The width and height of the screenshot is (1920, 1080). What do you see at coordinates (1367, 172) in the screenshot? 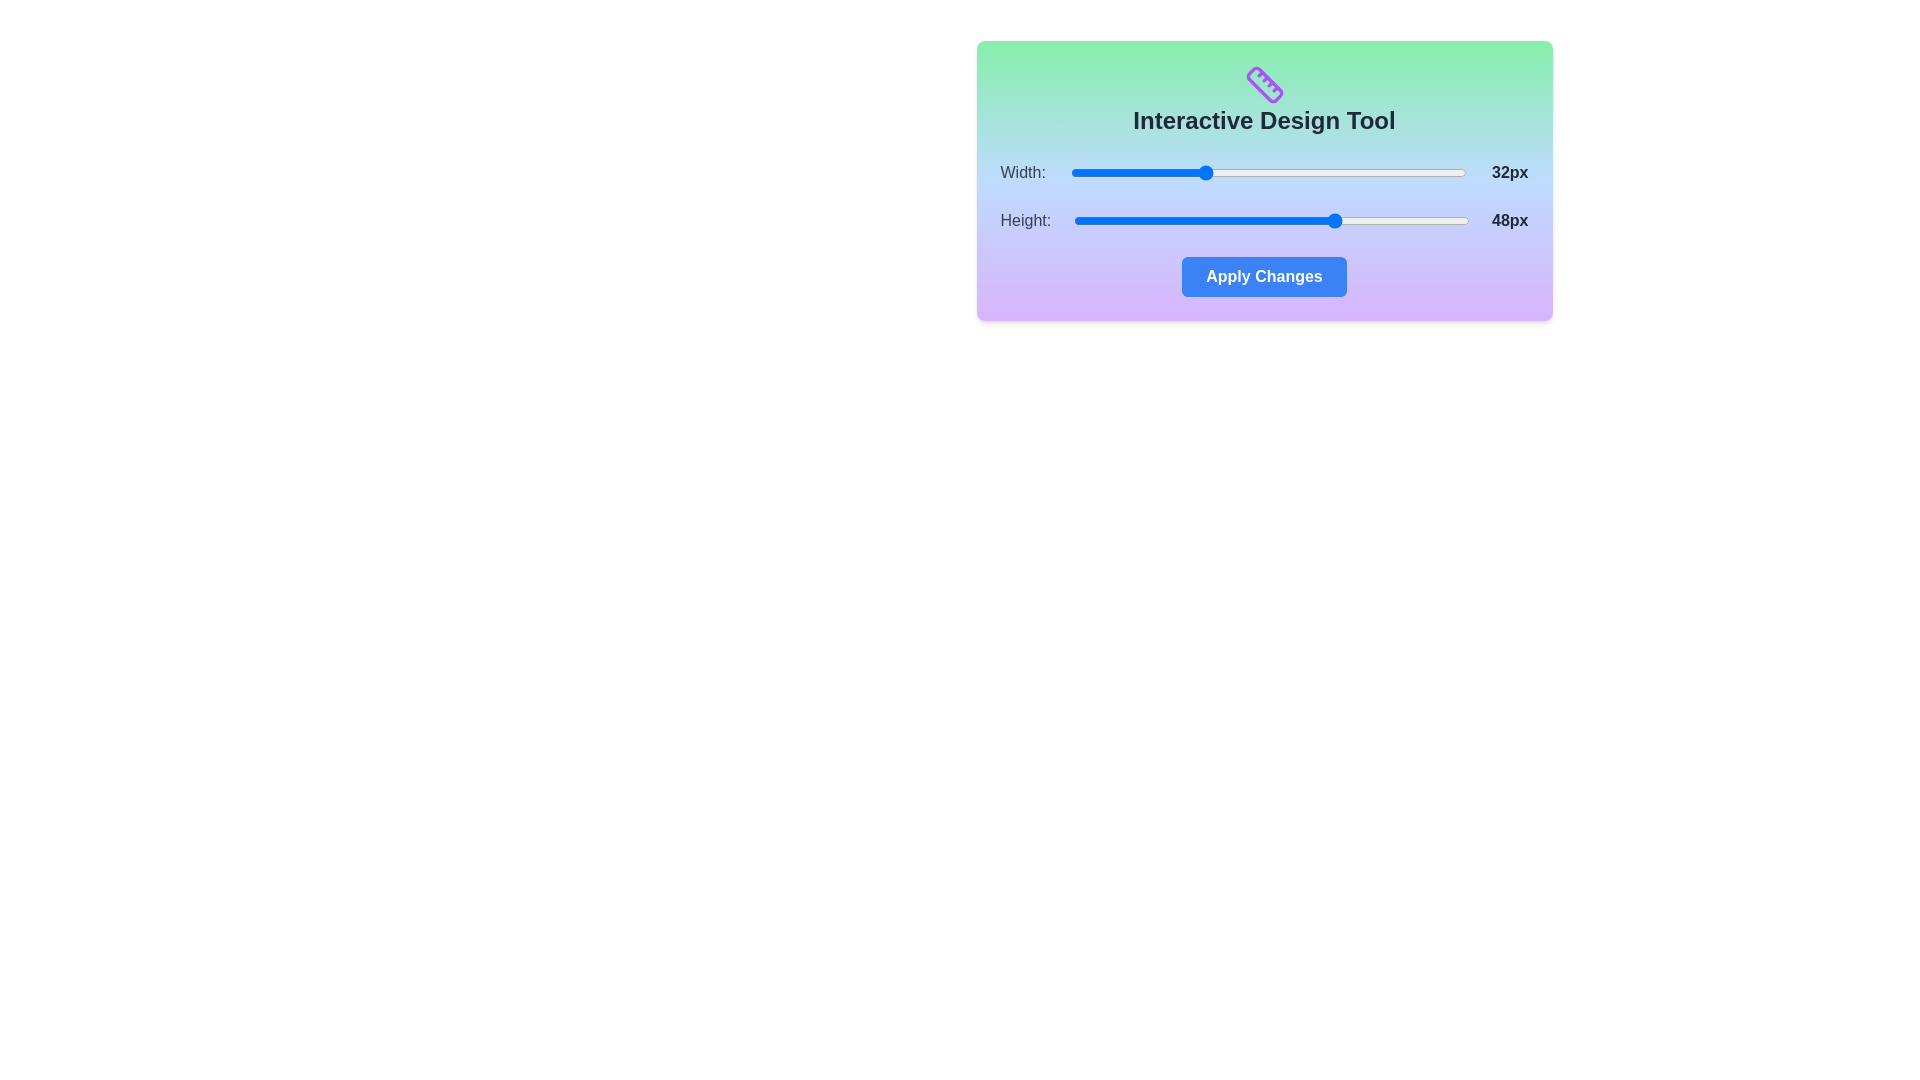
I see `the 'Width' slider to set its value to 52 within the range of 16 to 64` at bounding box center [1367, 172].